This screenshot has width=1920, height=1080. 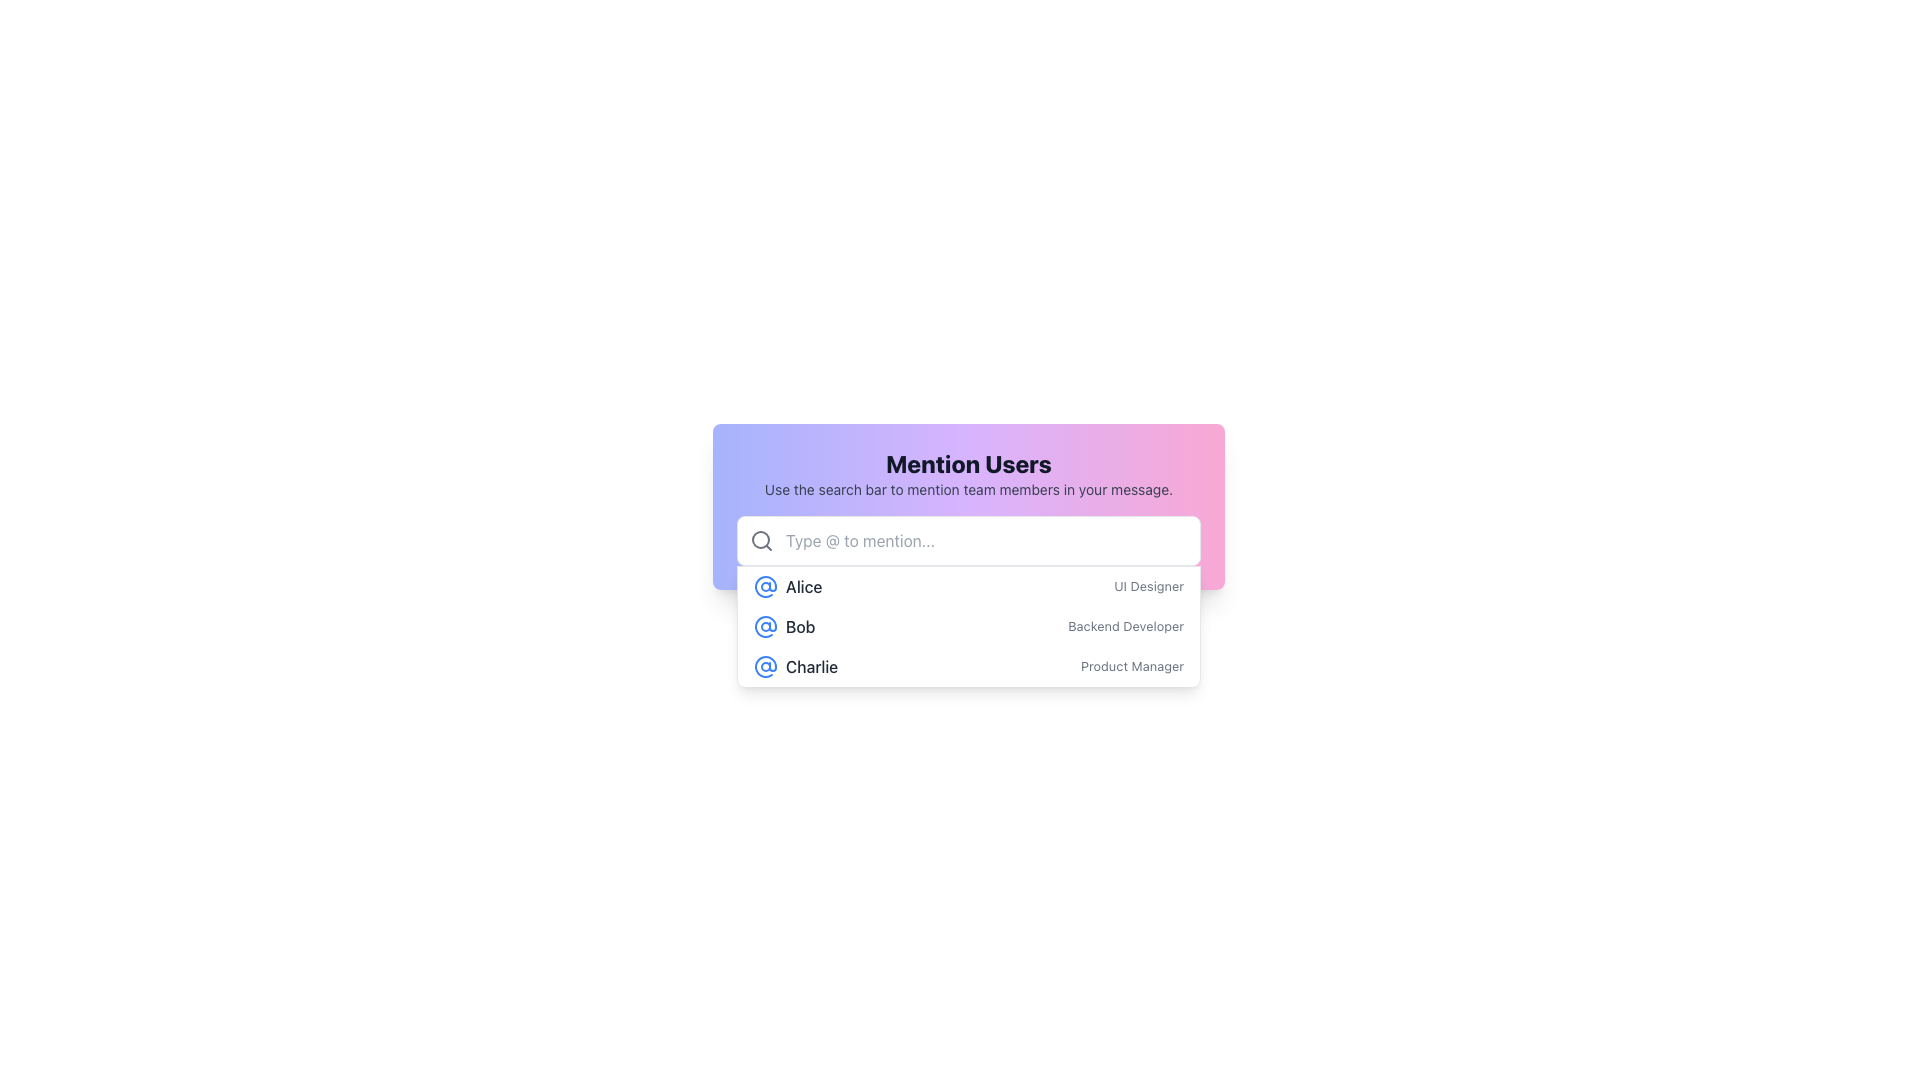 What do you see at coordinates (765, 667) in the screenshot?
I see `the SVG icon resembling an '@' symbol, which is the third icon in the list of user profiles, positioned to the left of the user's name and role description` at bounding box center [765, 667].